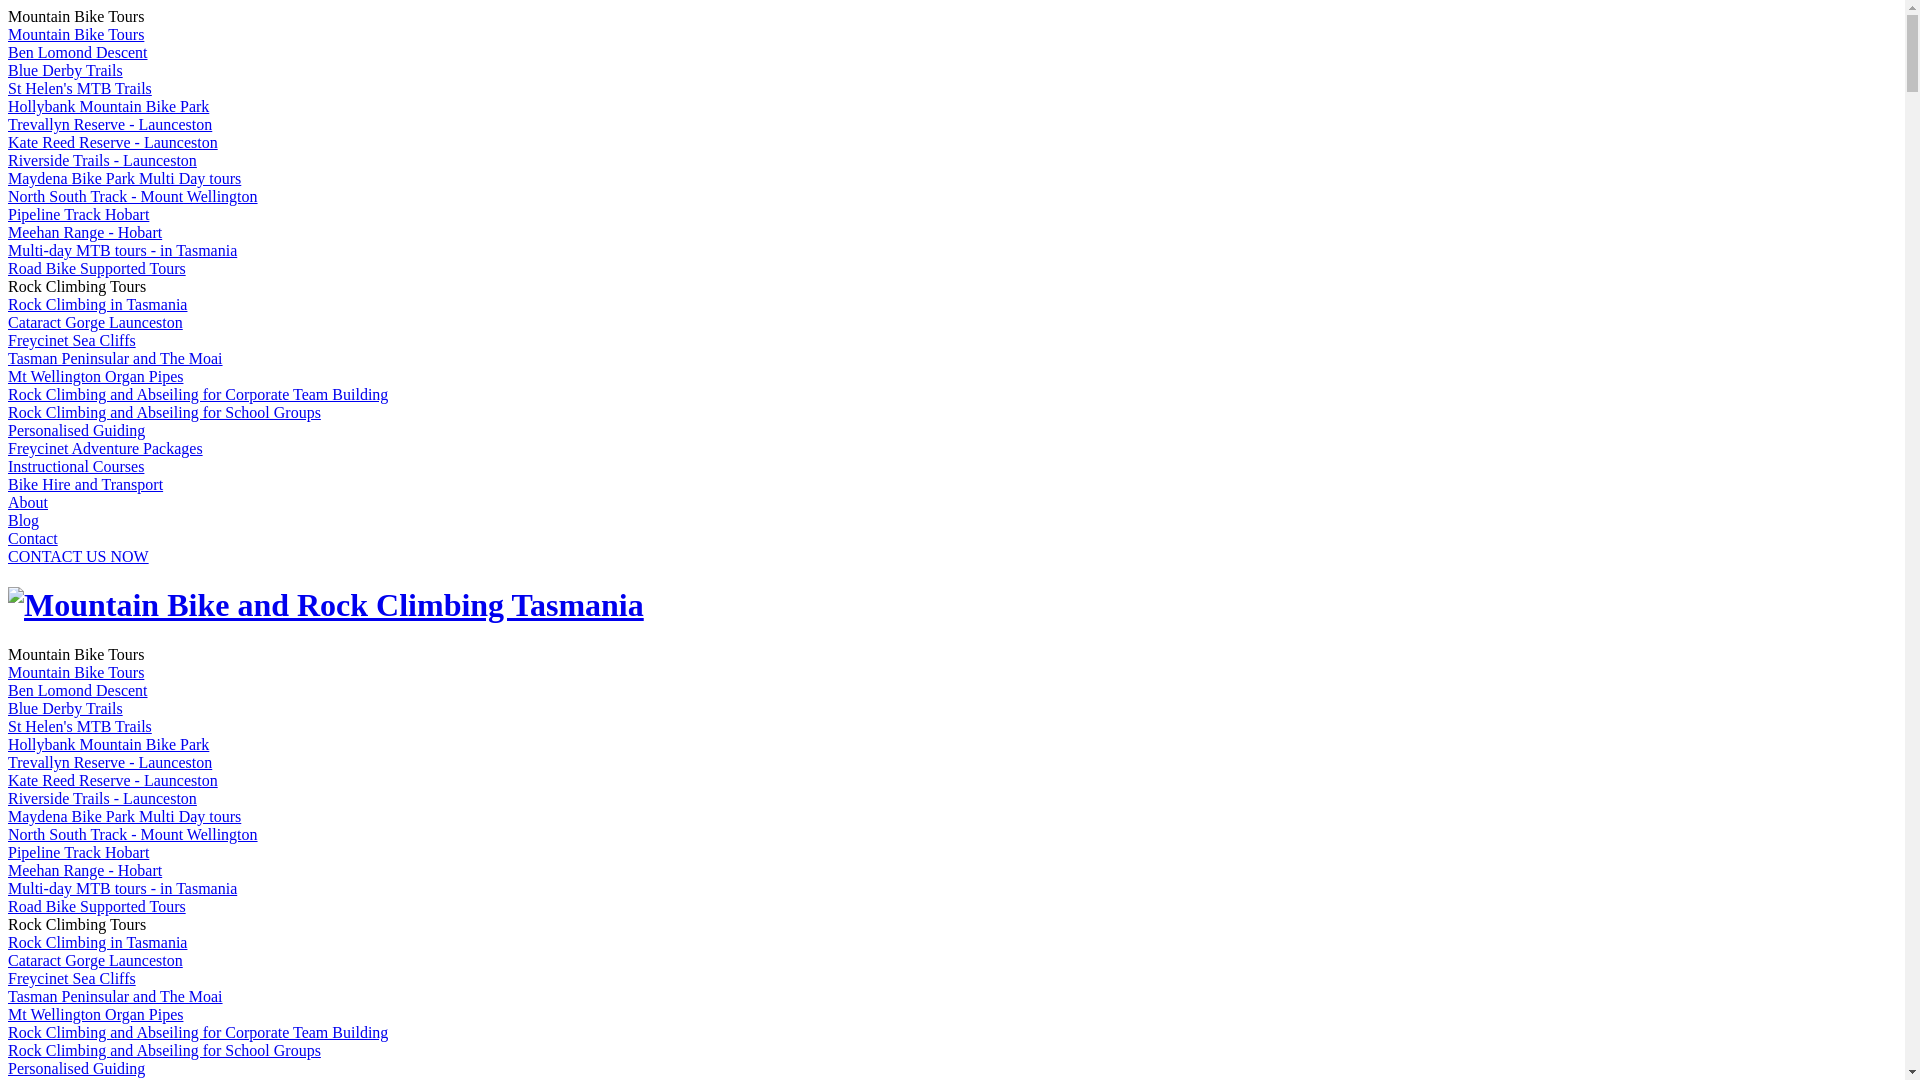 The width and height of the screenshot is (1920, 1080). I want to click on 'Personalised Guiding', so click(76, 429).